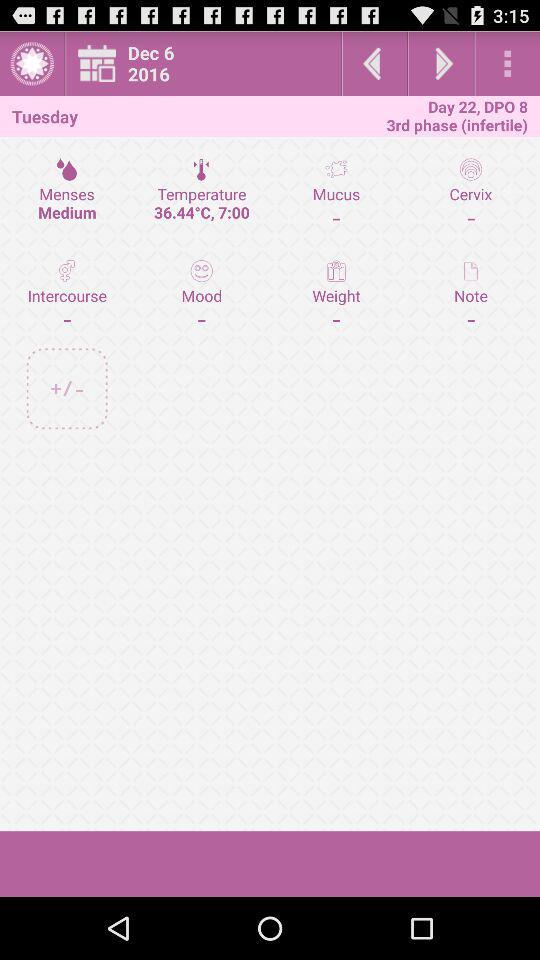 This screenshot has height=960, width=540. What do you see at coordinates (441, 63) in the screenshot?
I see `go forward one day` at bounding box center [441, 63].